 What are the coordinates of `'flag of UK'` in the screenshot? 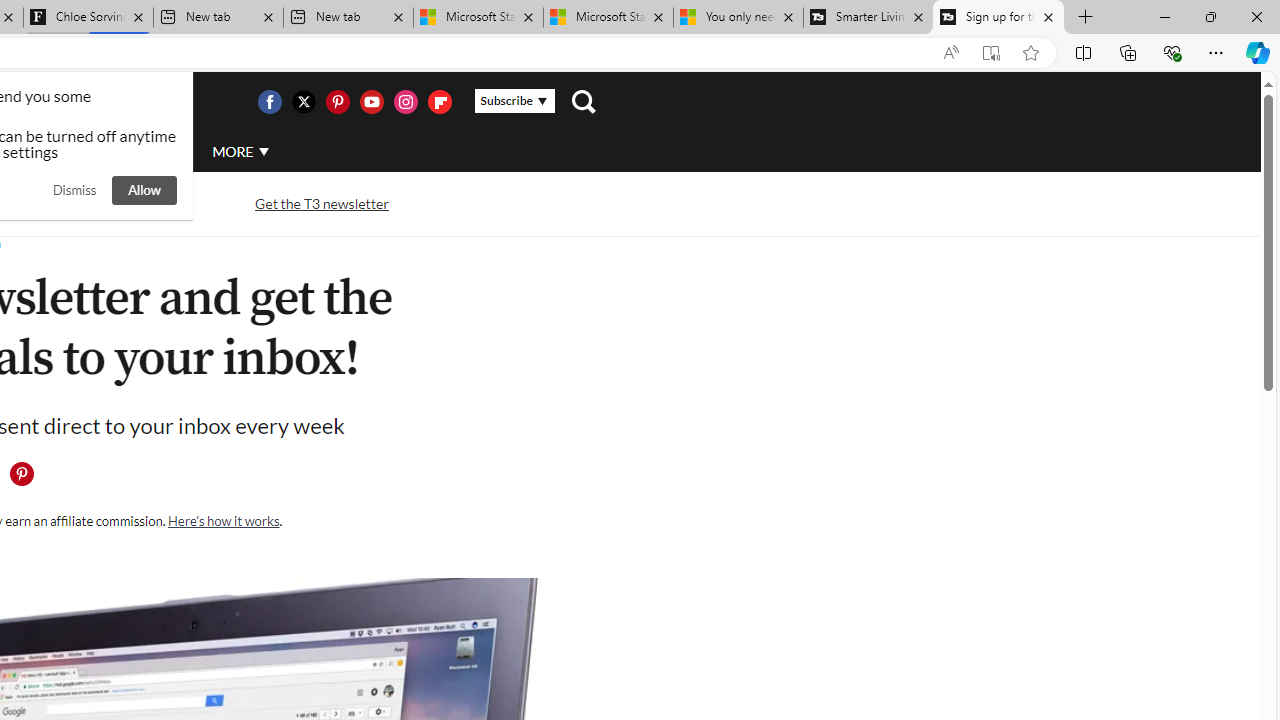 It's located at (44, 102).